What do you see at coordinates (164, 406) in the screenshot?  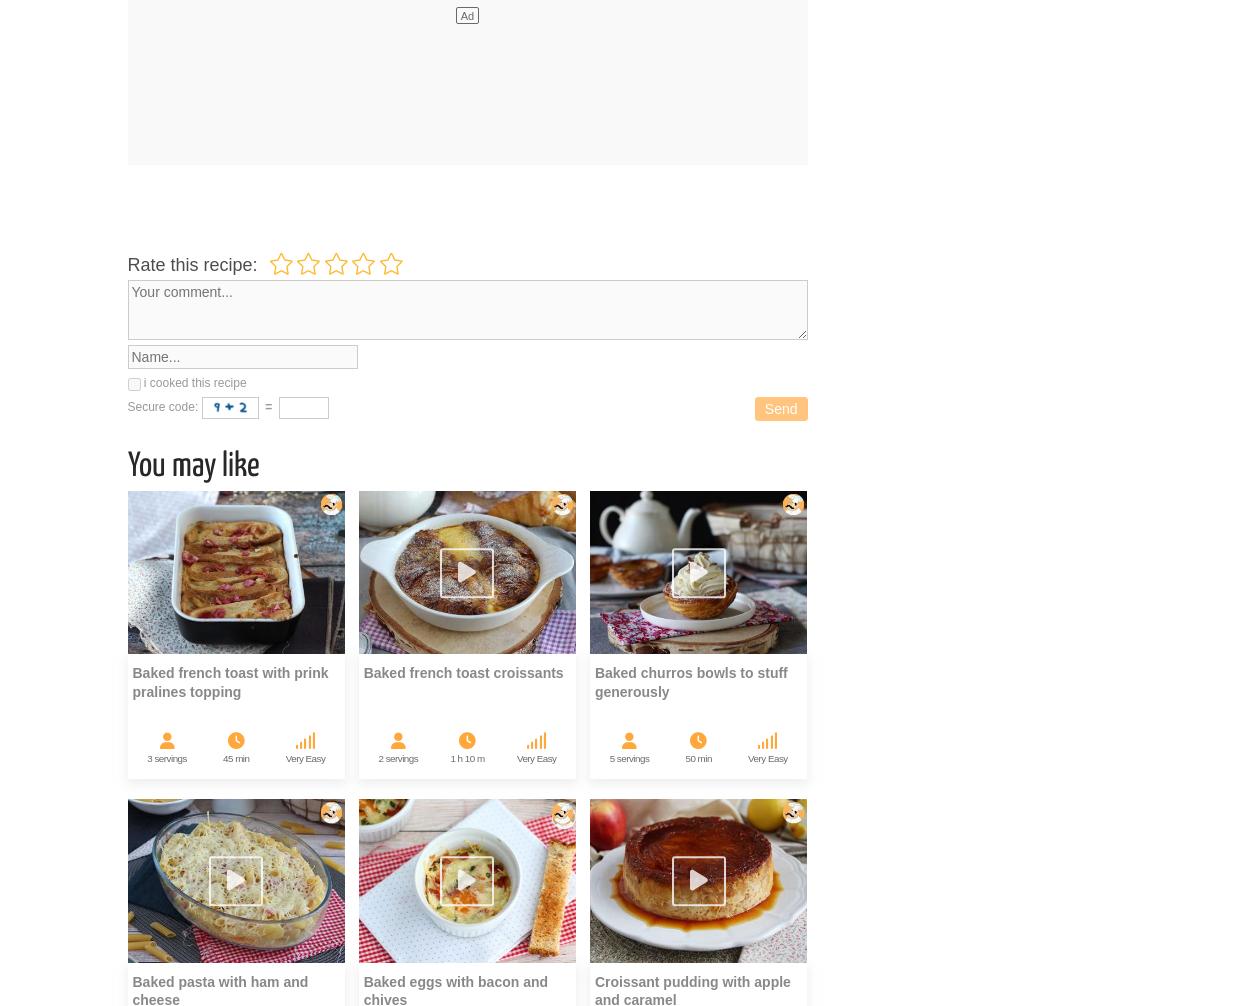 I see `'Secure code:'` at bounding box center [164, 406].